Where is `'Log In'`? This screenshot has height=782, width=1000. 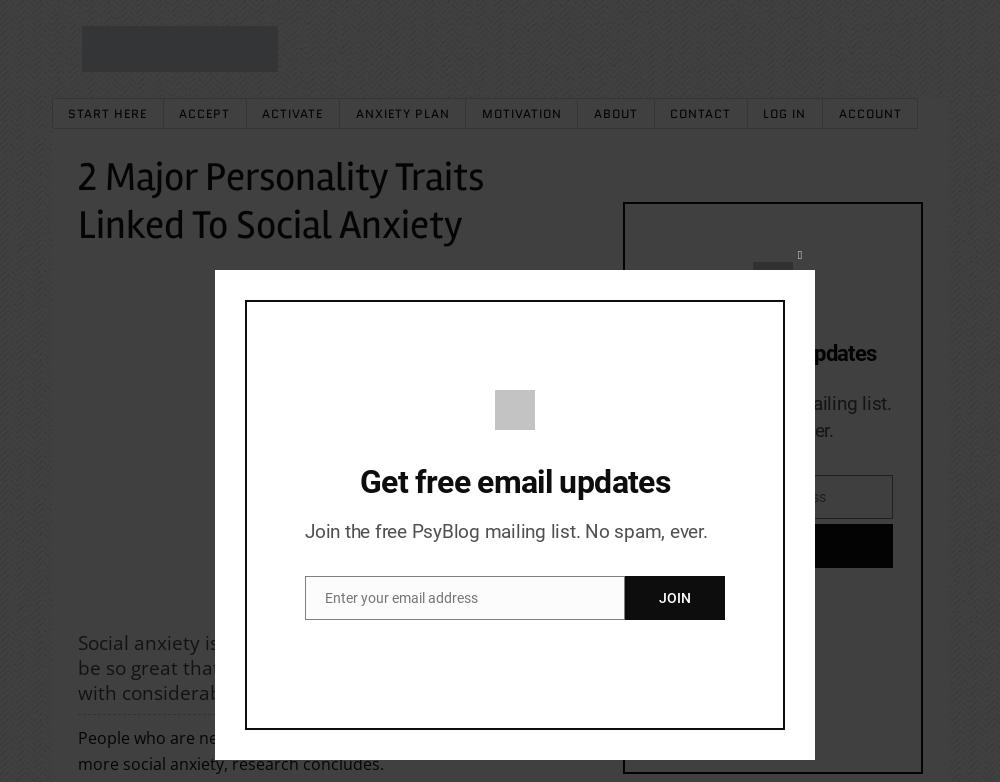
'Log In' is located at coordinates (784, 113).